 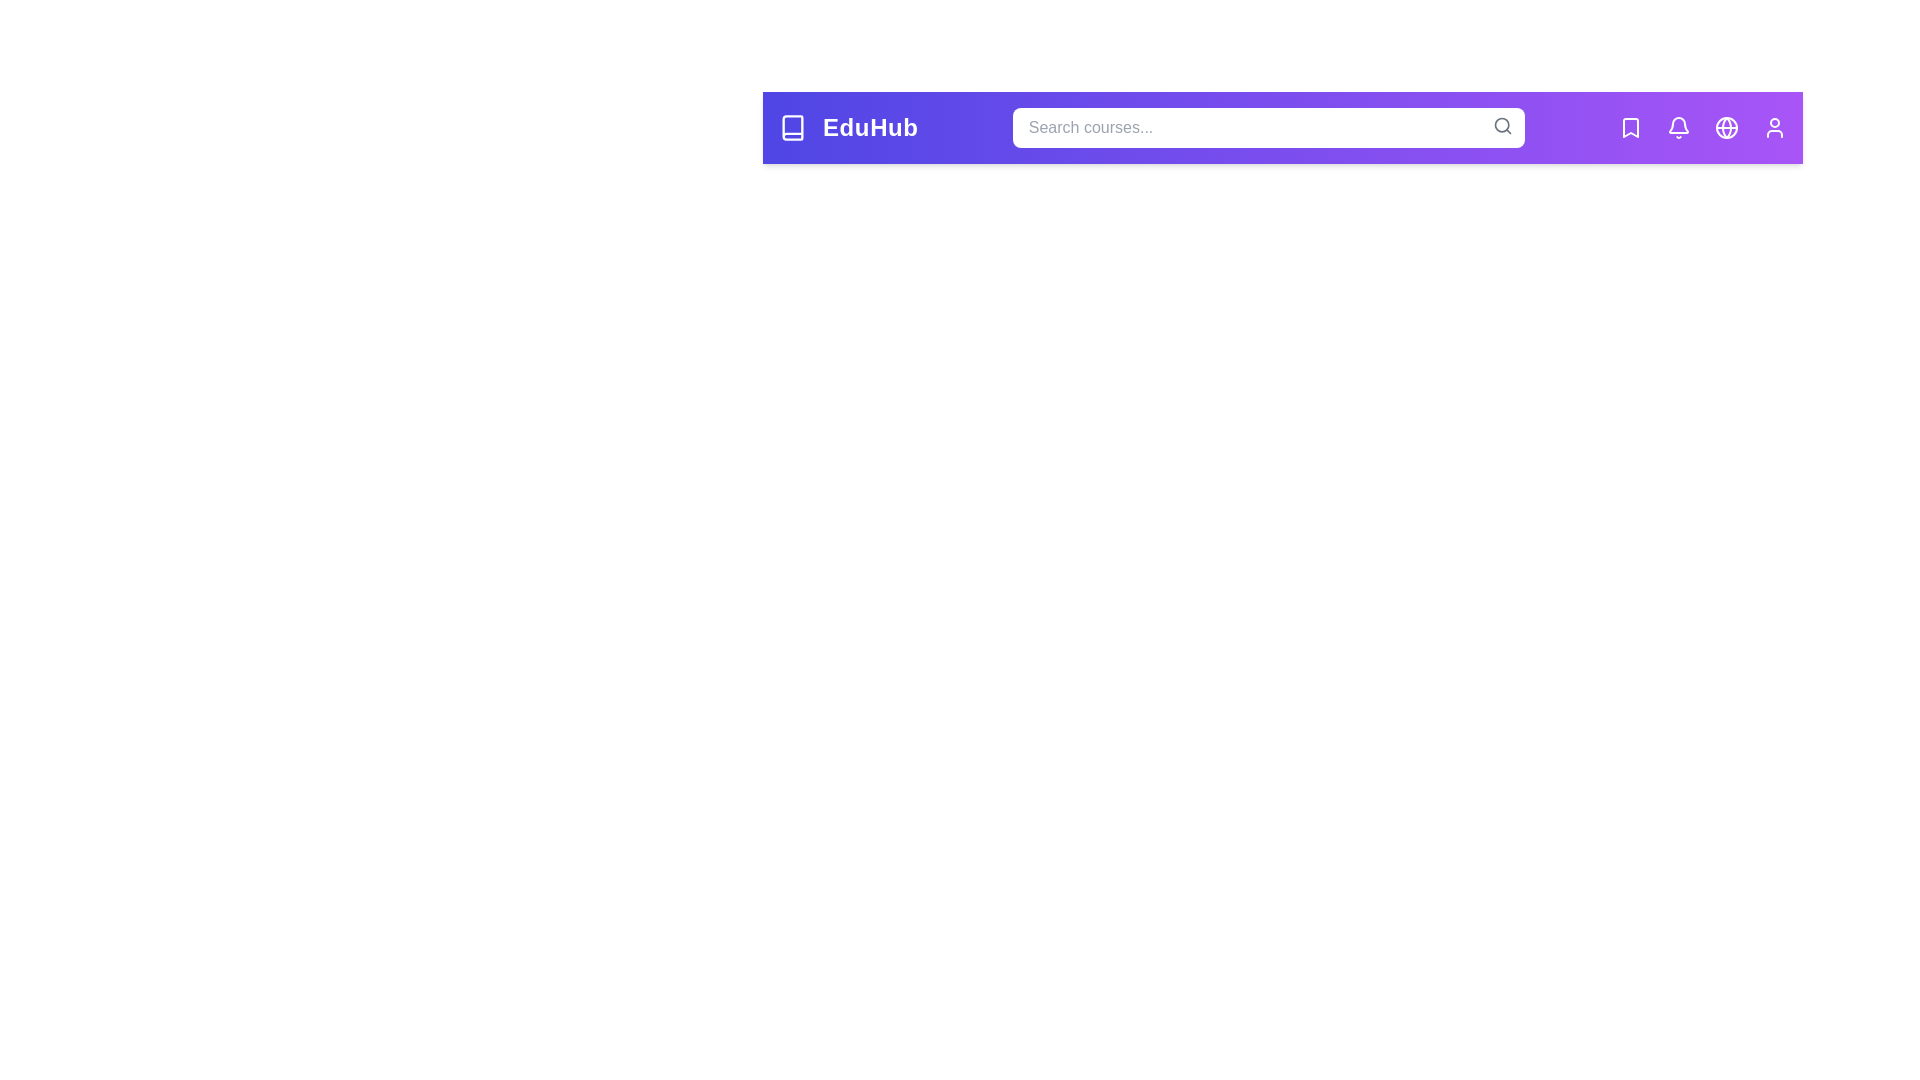 I want to click on the 'Notifications' icon to view notifications, so click(x=1679, y=127).